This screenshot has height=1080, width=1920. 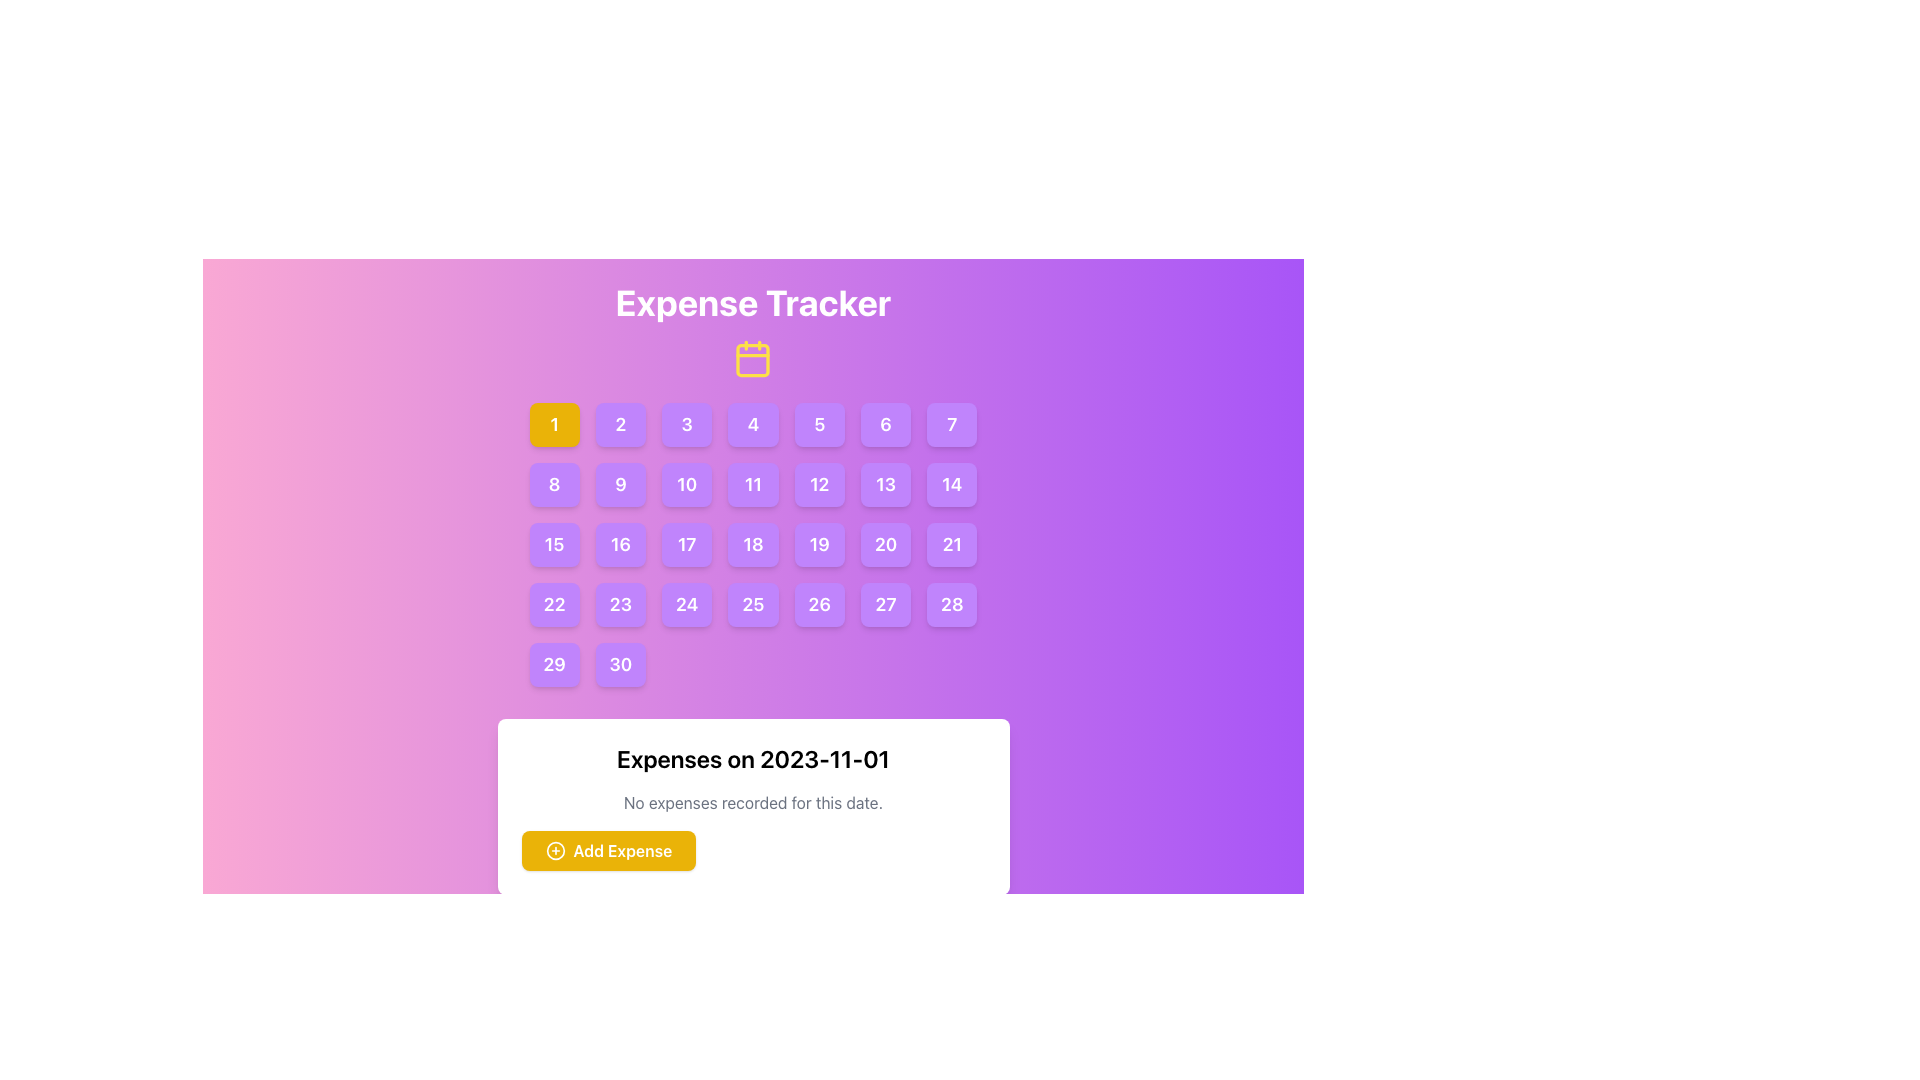 I want to click on the button representing the 9th day in the calendar interface, so click(x=619, y=485).